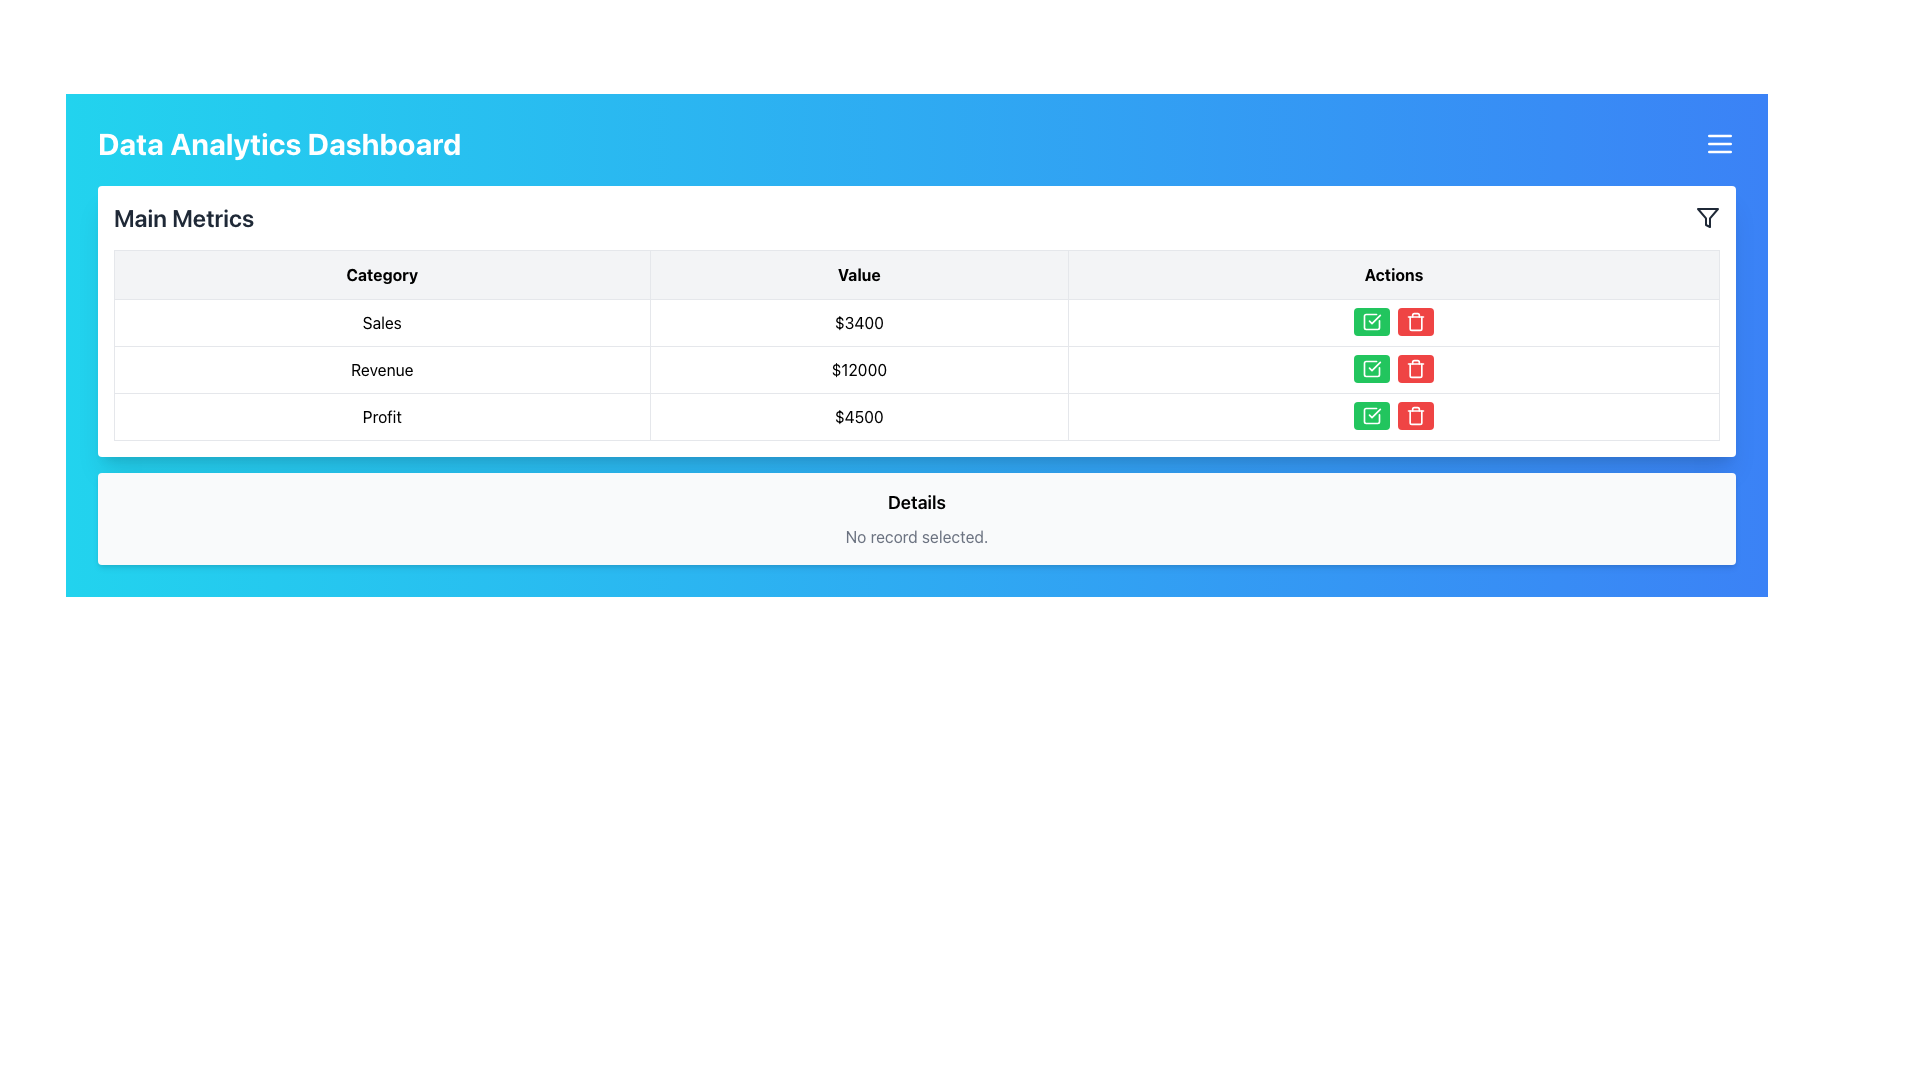 The width and height of the screenshot is (1920, 1080). What do you see at coordinates (1371, 369) in the screenshot?
I see `the validation button located in the 'Actions' column of the second row in the main table` at bounding box center [1371, 369].